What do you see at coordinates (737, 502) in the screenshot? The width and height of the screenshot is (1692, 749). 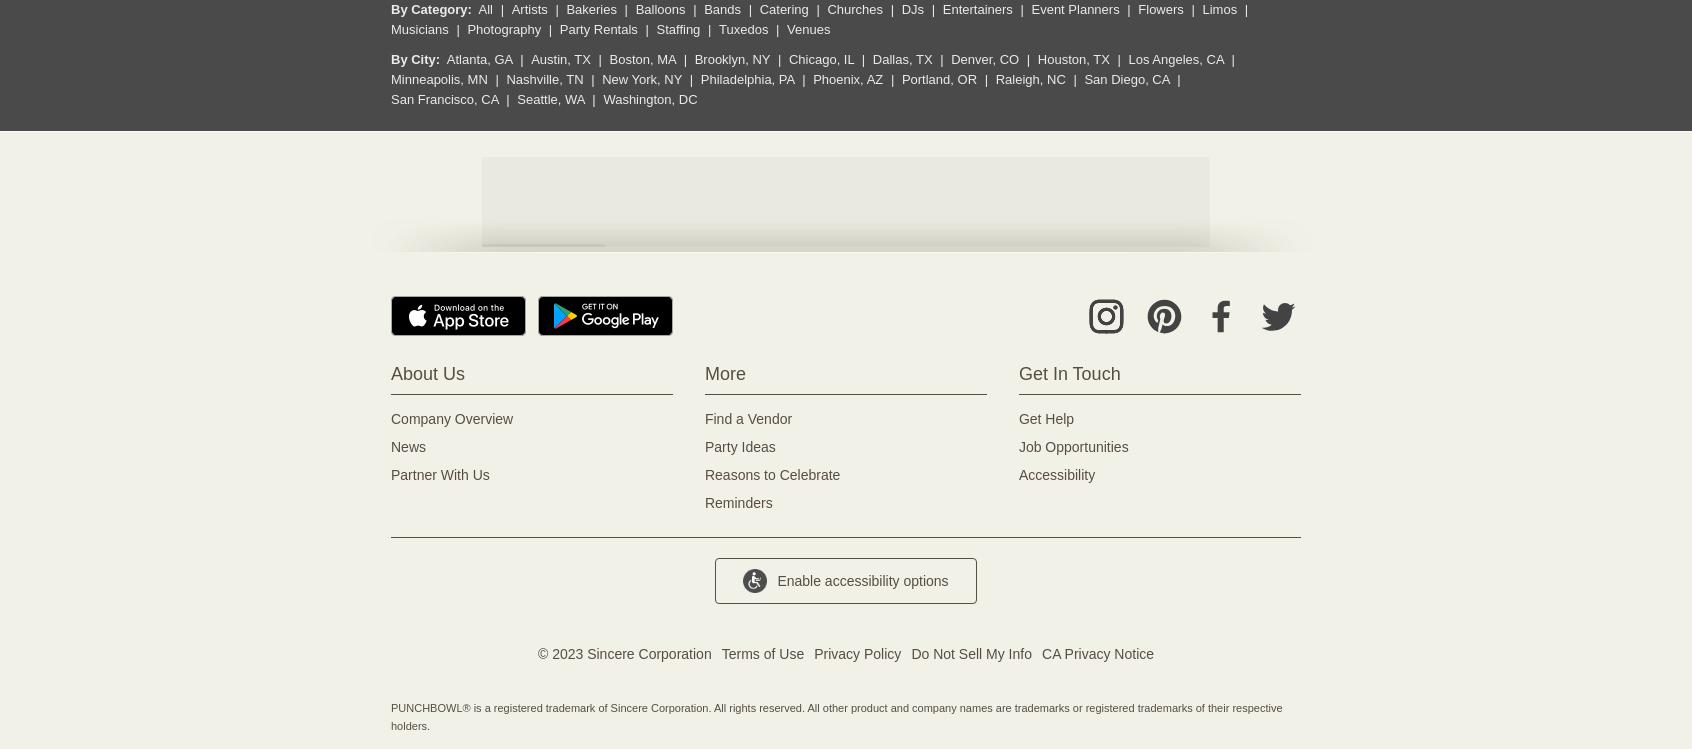 I see `'Reminders'` at bounding box center [737, 502].